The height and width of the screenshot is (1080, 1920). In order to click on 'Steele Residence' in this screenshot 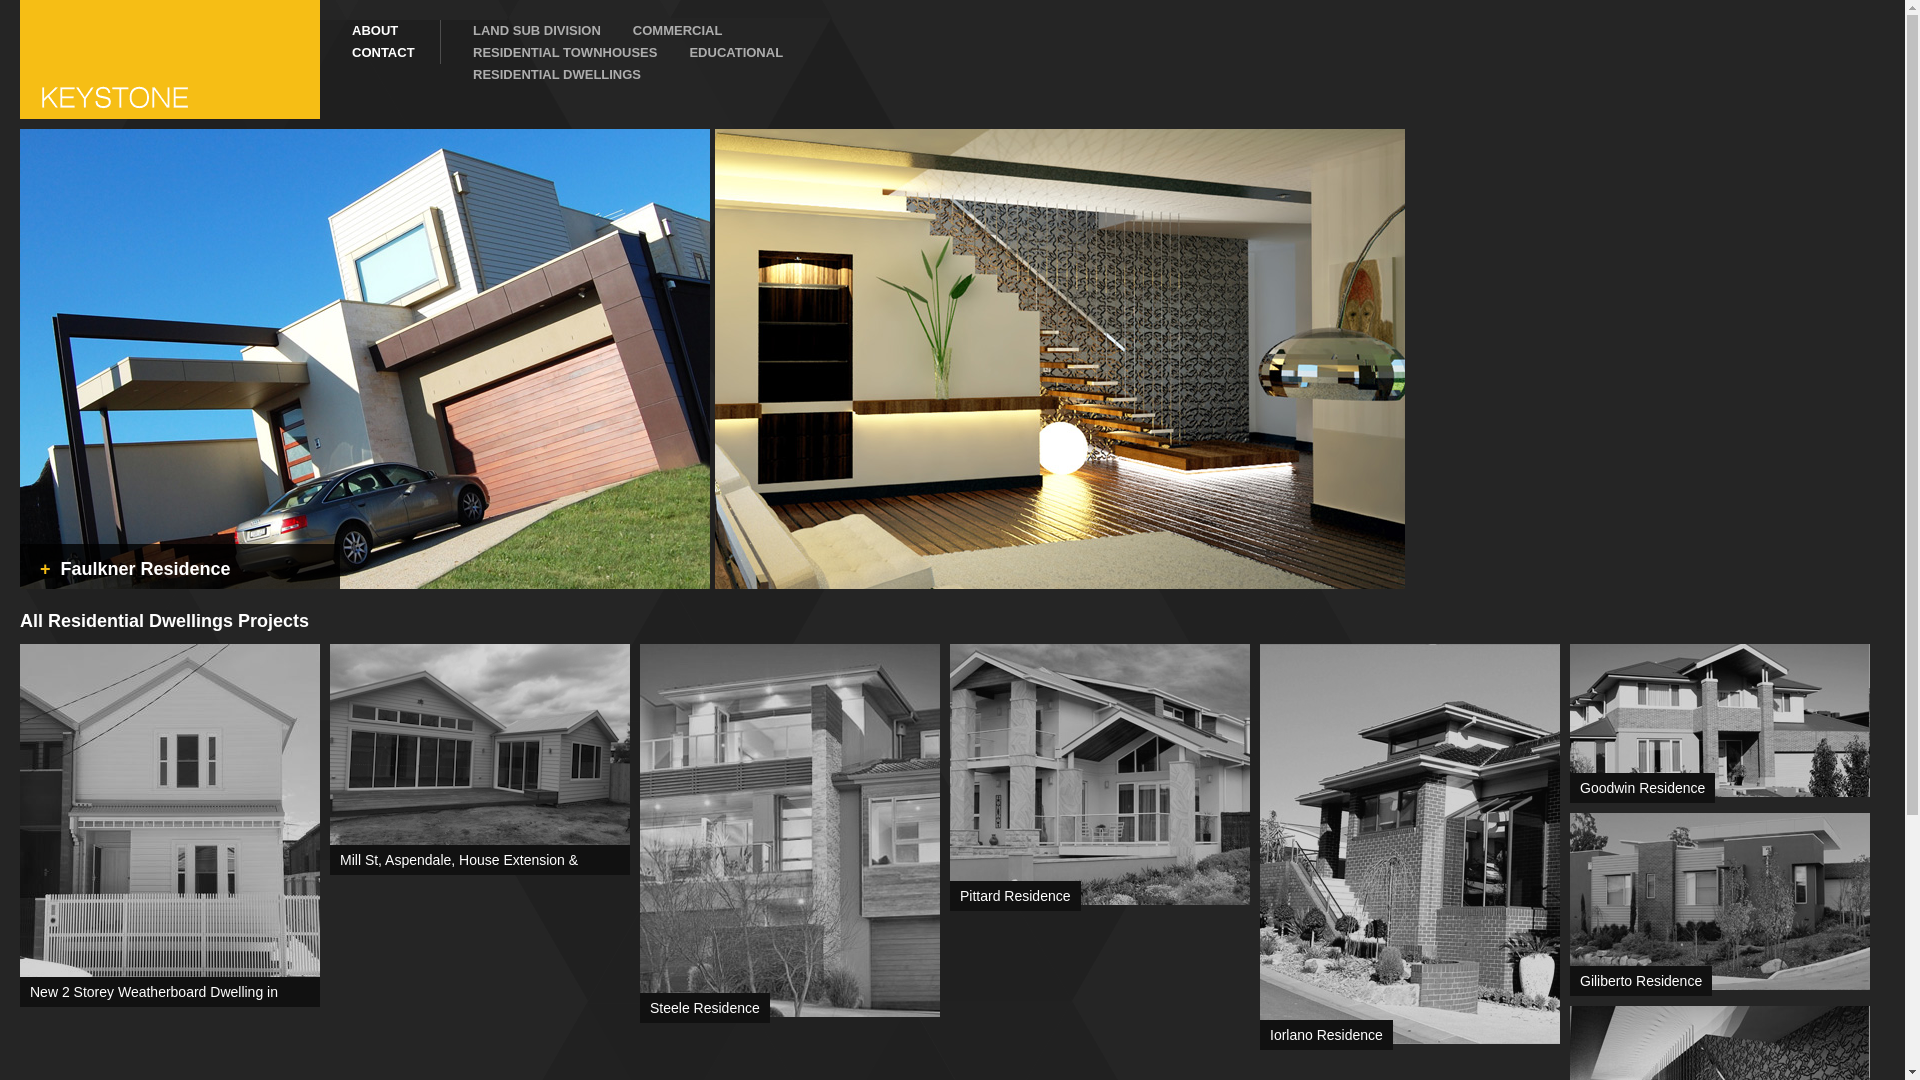, I will do `click(705, 1007)`.